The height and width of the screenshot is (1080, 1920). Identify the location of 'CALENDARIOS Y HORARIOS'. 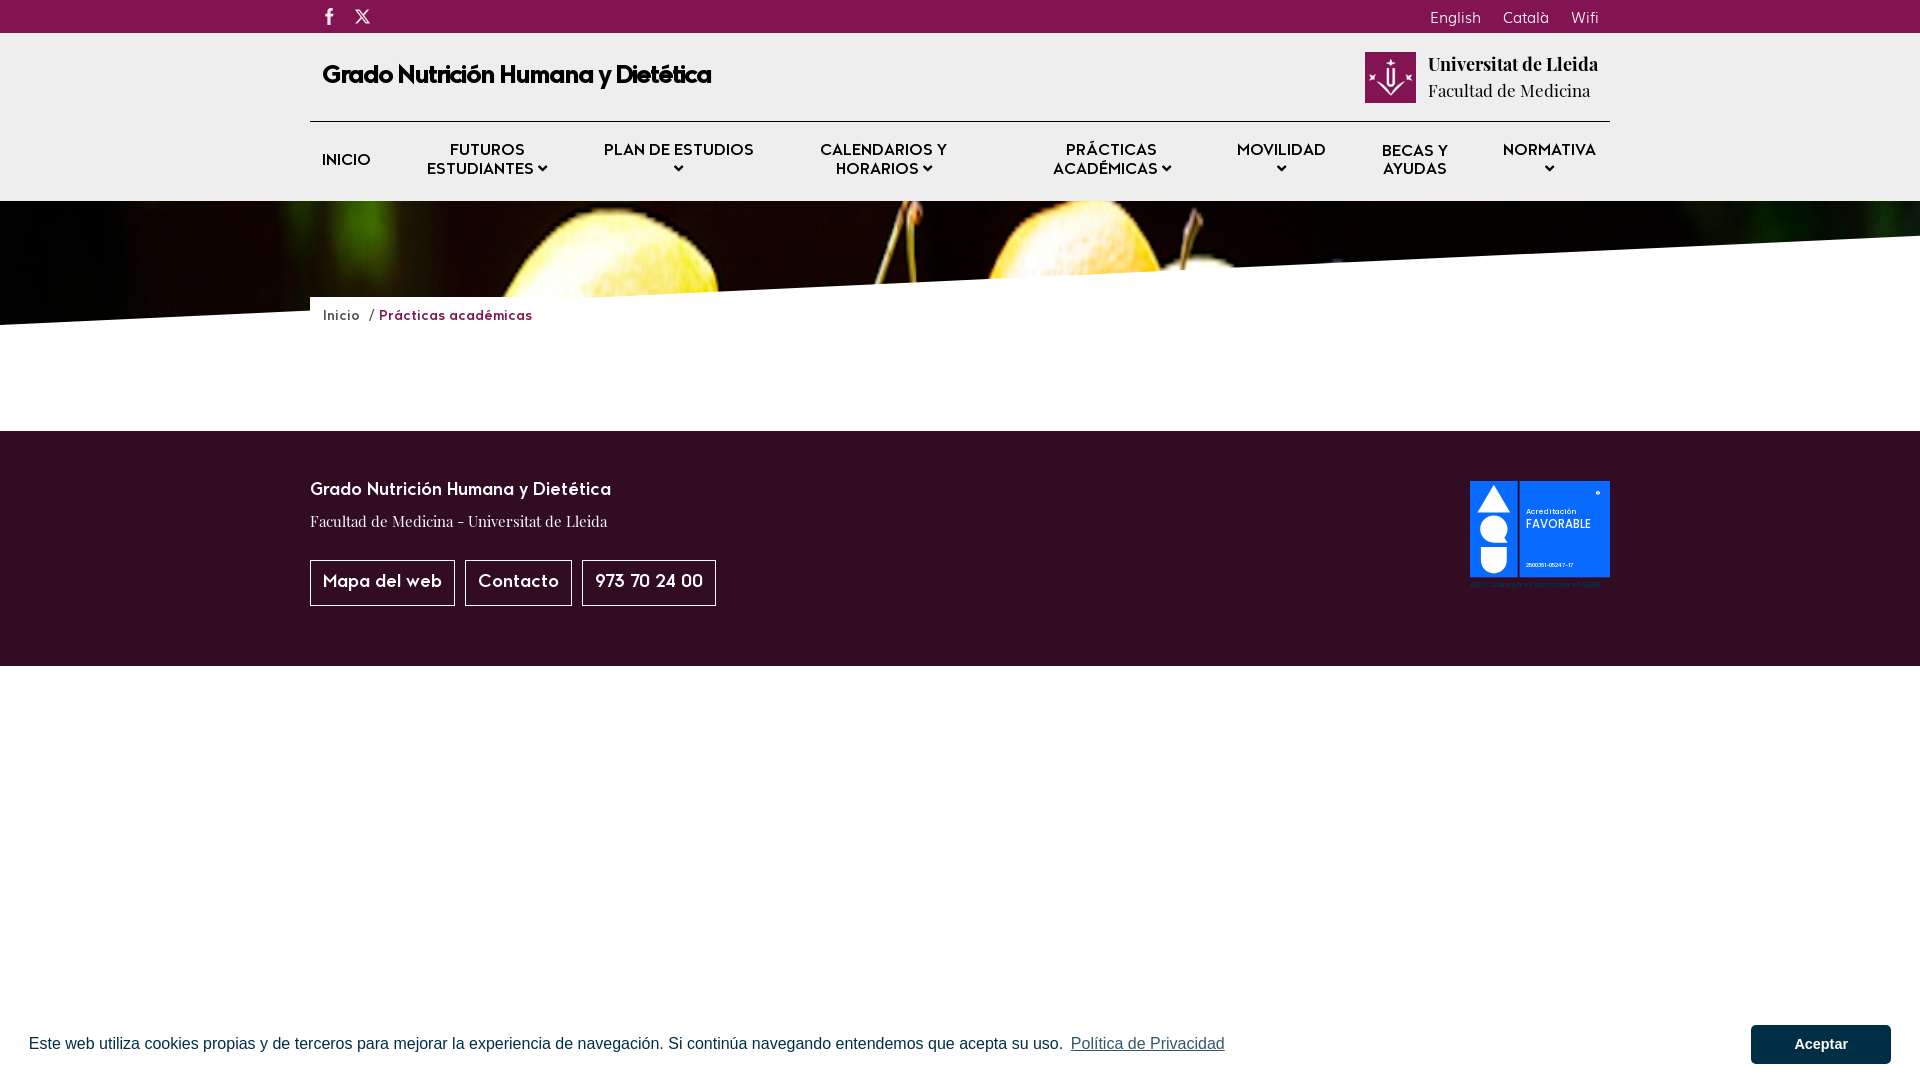
(882, 160).